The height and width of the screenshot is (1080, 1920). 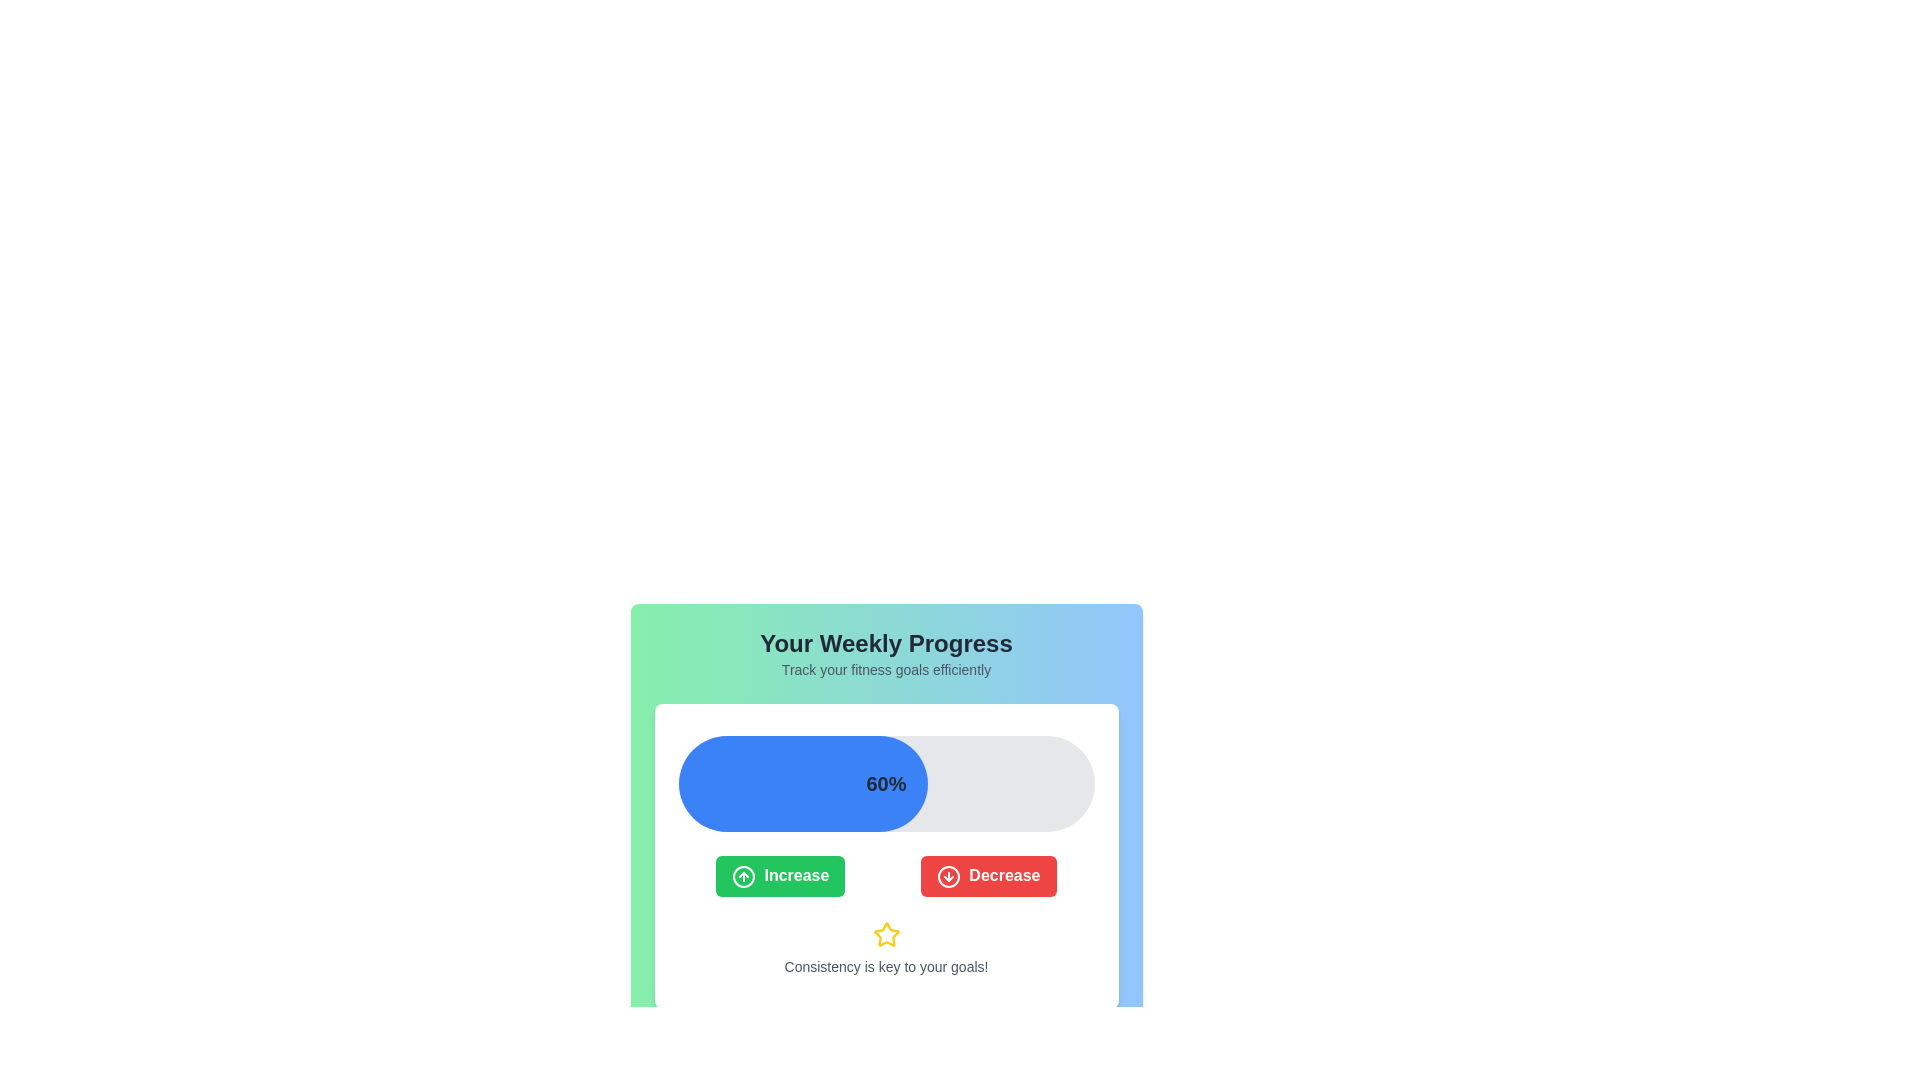 What do you see at coordinates (885, 934) in the screenshot?
I see `the icon located at the bottom center of the card-like component, positioned below the 'Increase' and 'Decrease' buttons and above the text 'Consistency is key to your goals'` at bounding box center [885, 934].